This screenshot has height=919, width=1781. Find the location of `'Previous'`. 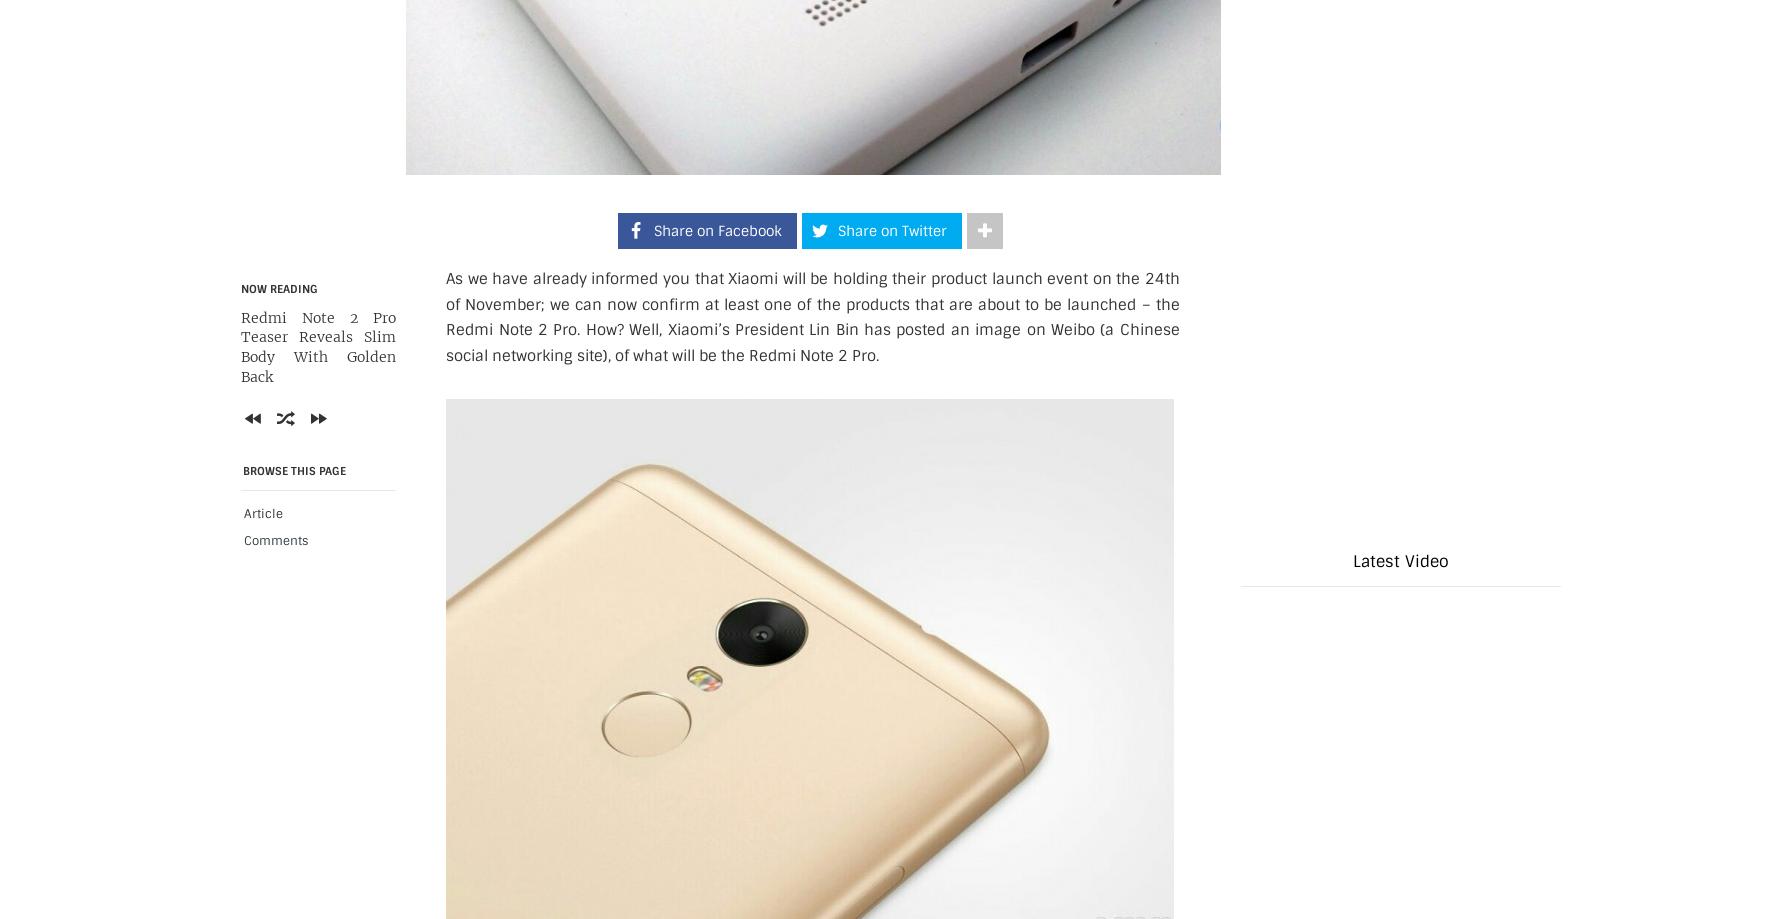

'Previous' is located at coordinates (257, 898).